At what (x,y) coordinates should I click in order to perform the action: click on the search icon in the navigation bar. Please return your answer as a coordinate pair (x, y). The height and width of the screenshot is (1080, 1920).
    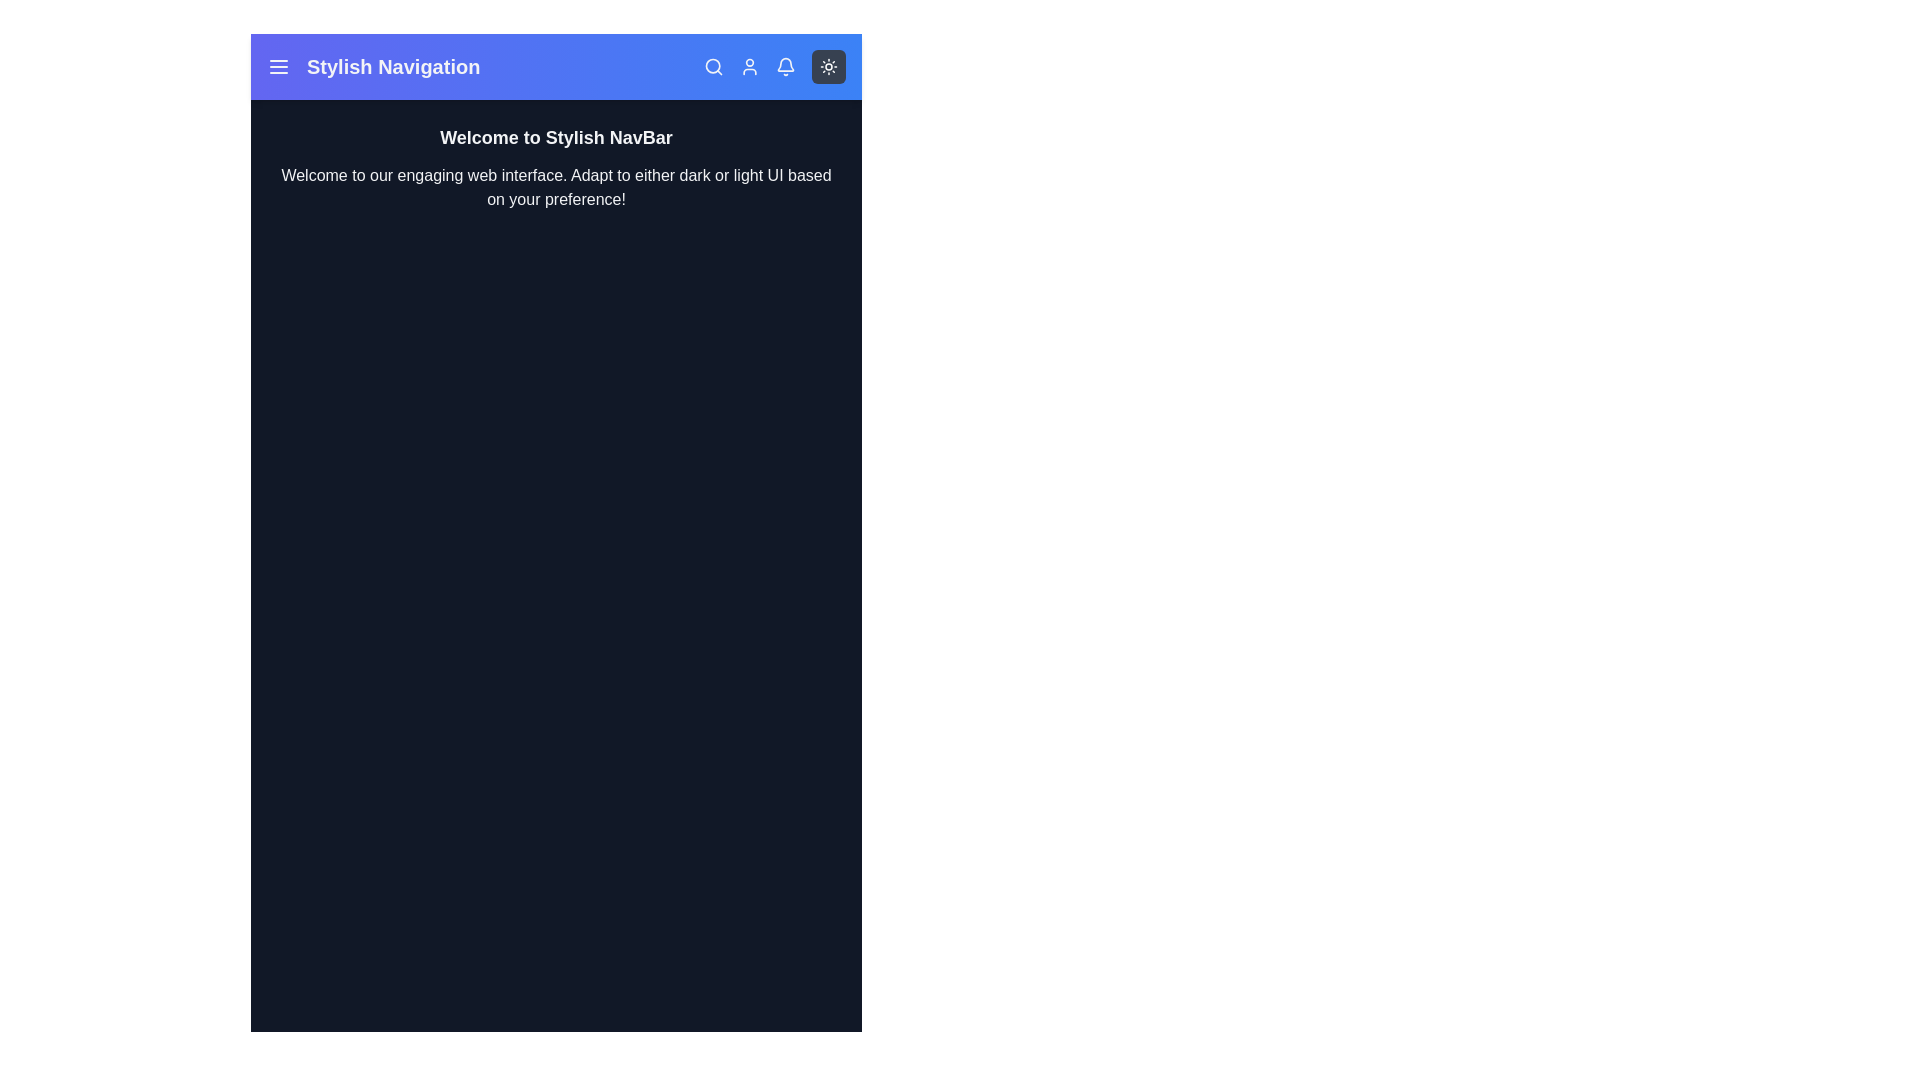
    Looking at the image, I should click on (714, 65).